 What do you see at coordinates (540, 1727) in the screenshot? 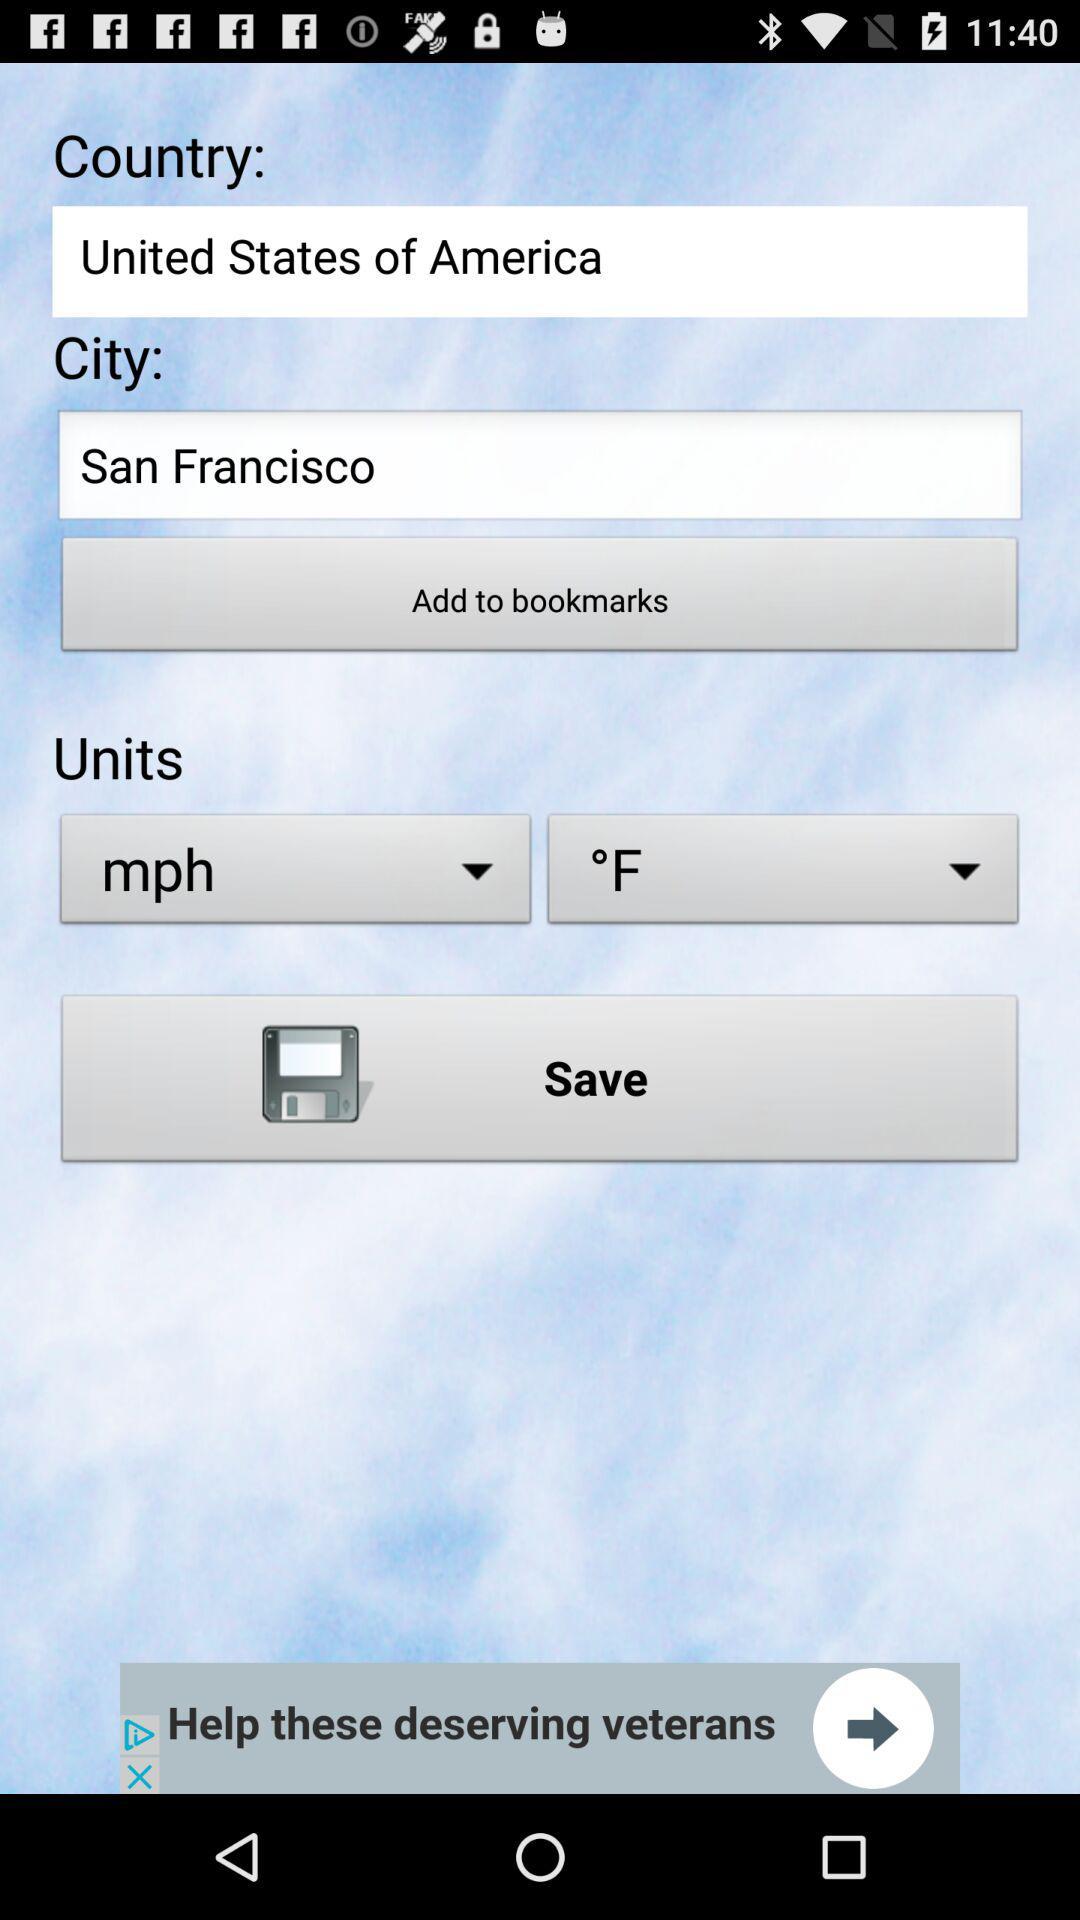
I see `advertisement` at bounding box center [540, 1727].